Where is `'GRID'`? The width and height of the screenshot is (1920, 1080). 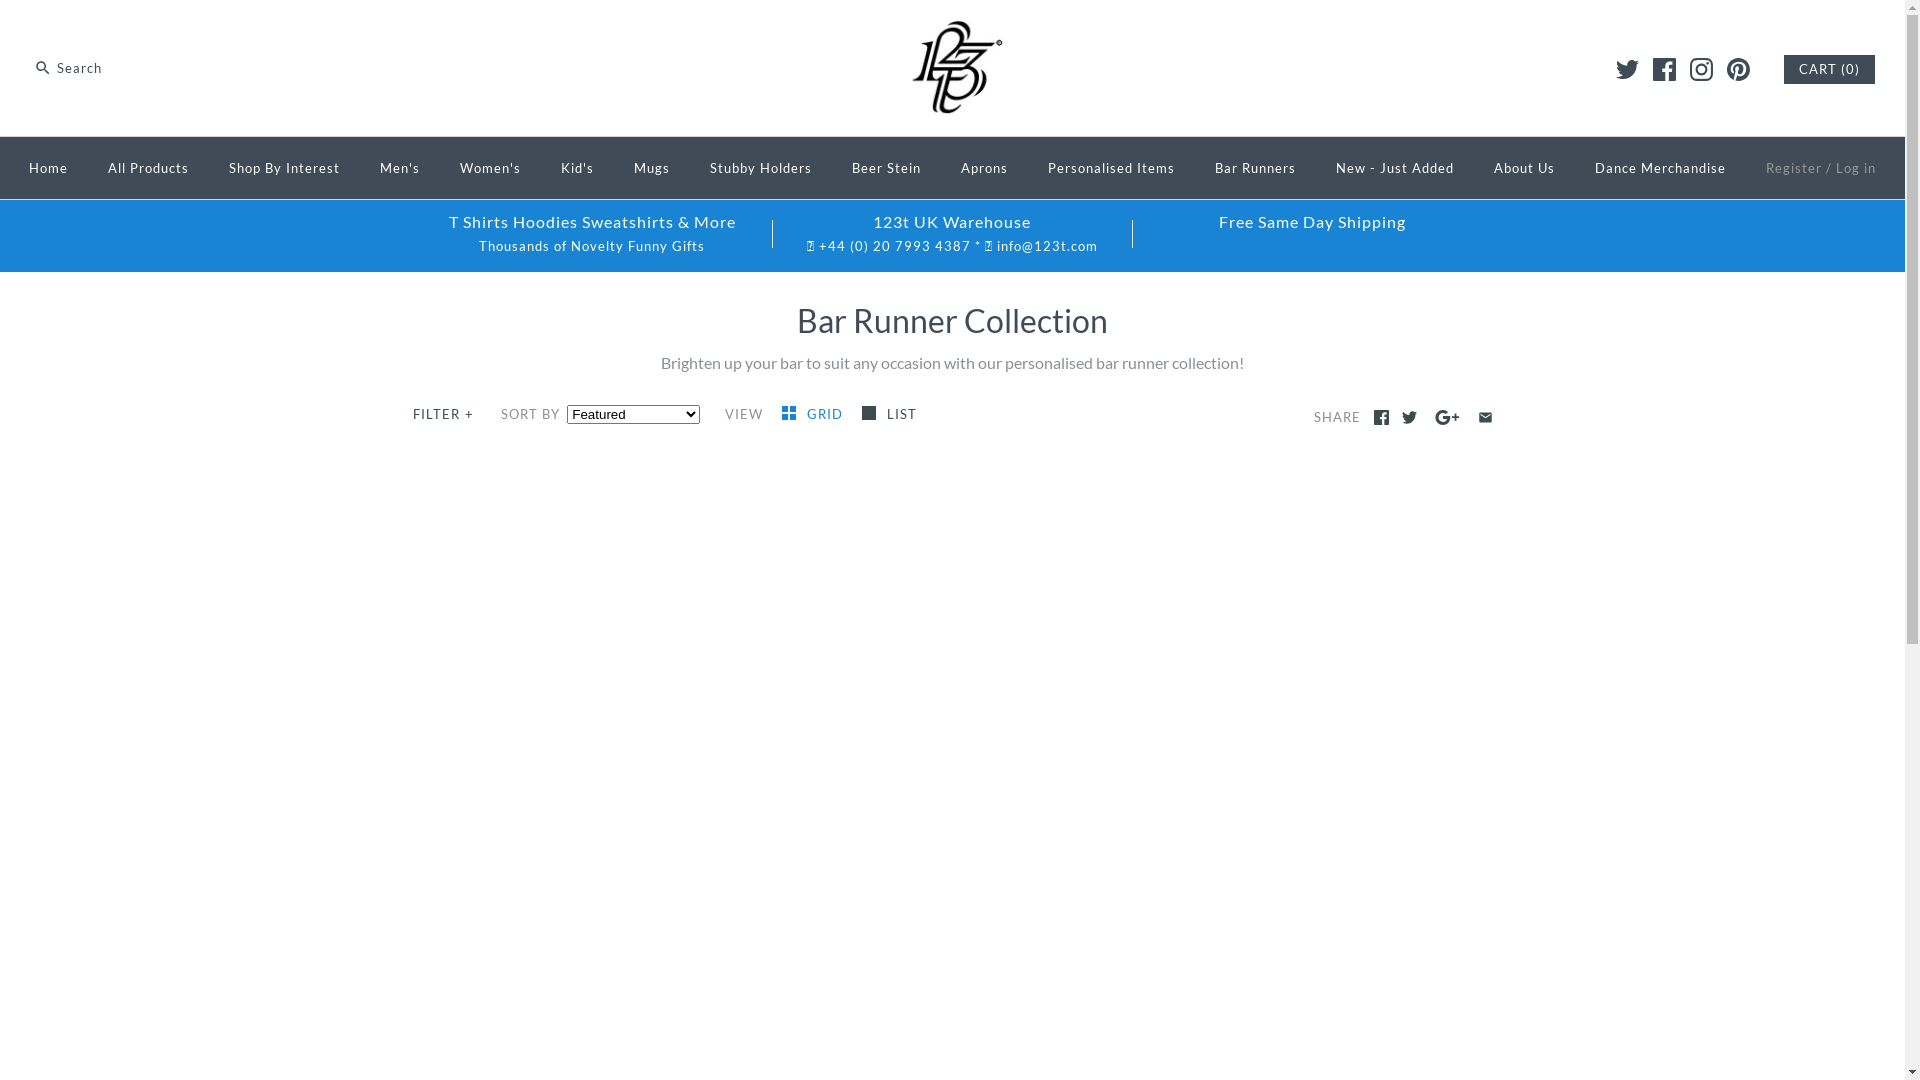
'GRID' is located at coordinates (814, 412).